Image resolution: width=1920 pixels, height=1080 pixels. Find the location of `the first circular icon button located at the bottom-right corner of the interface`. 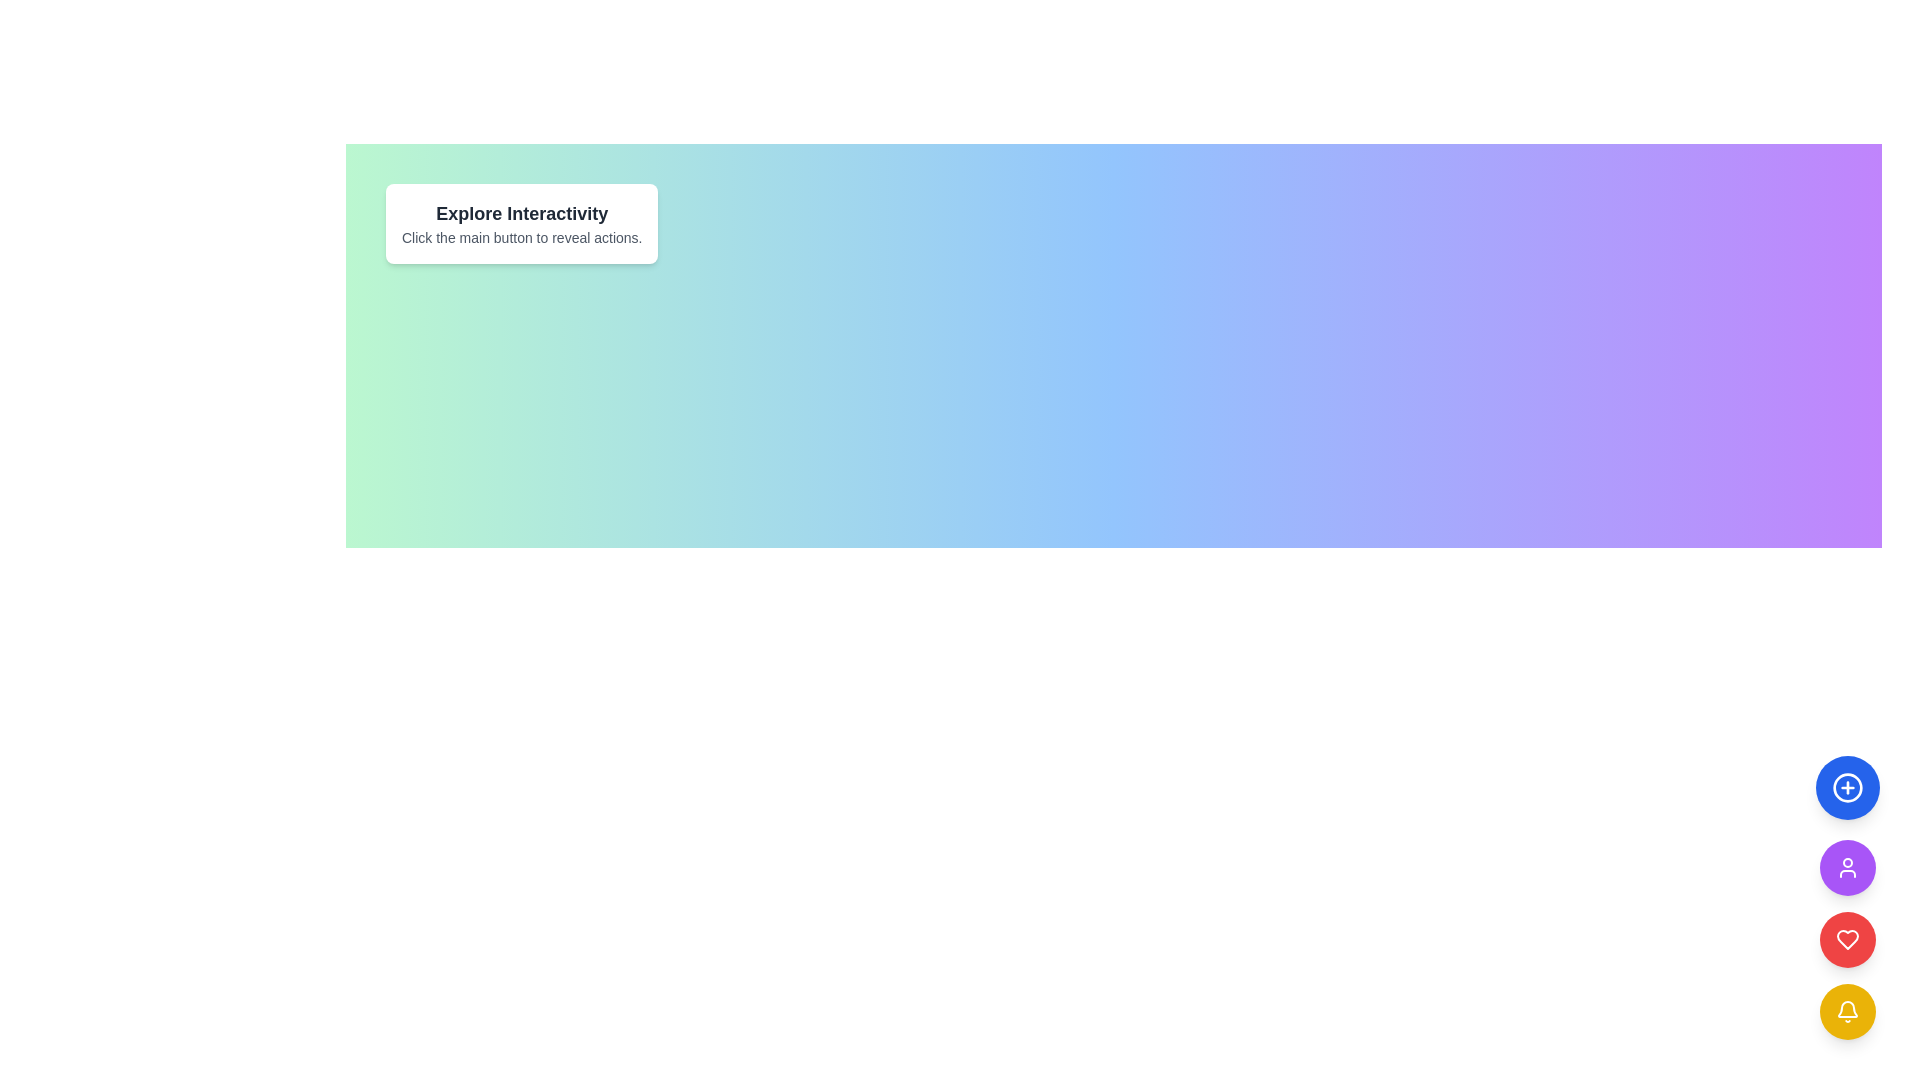

the first circular icon button located at the bottom-right corner of the interface is located at coordinates (1847, 786).